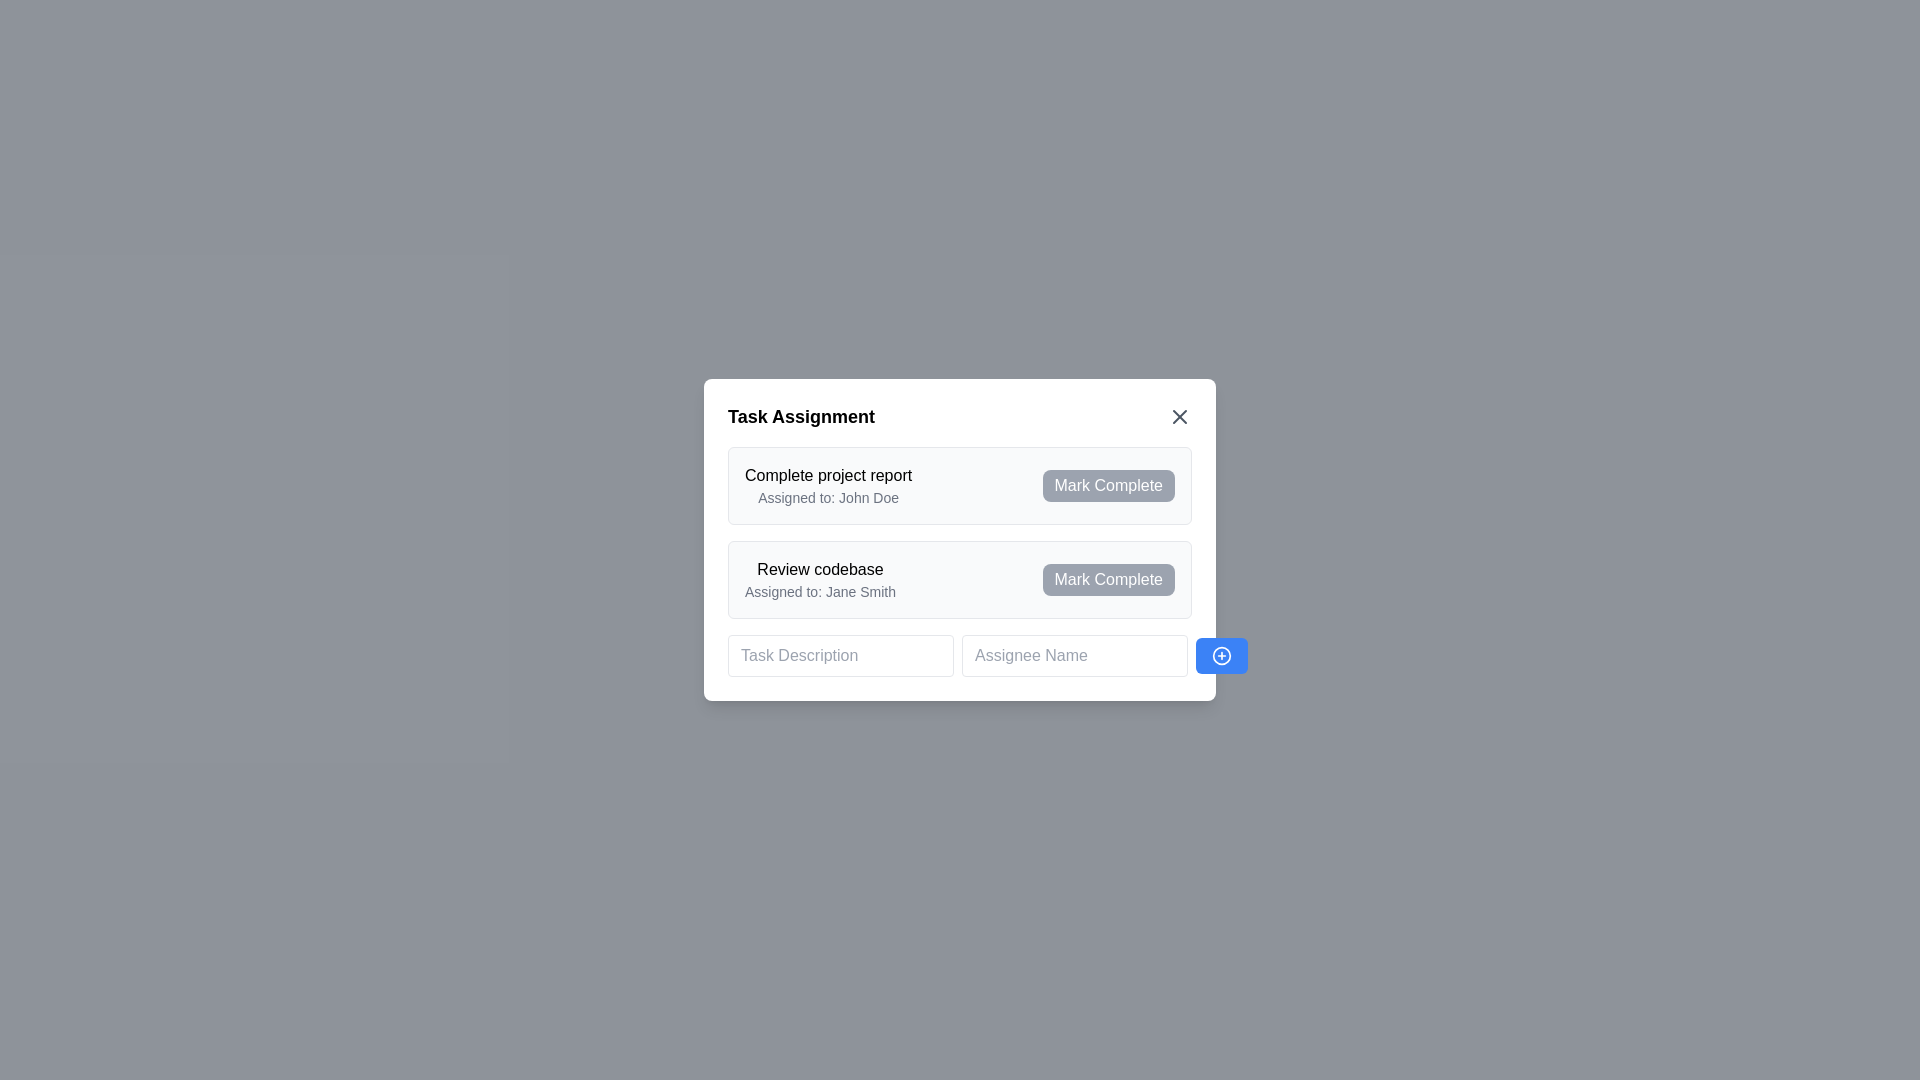 The width and height of the screenshot is (1920, 1080). Describe the element at coordinates (1180, 415) in the screenshot. I see `the close button located at the top-right corner of the 'Task Assignment' modal` at that location.